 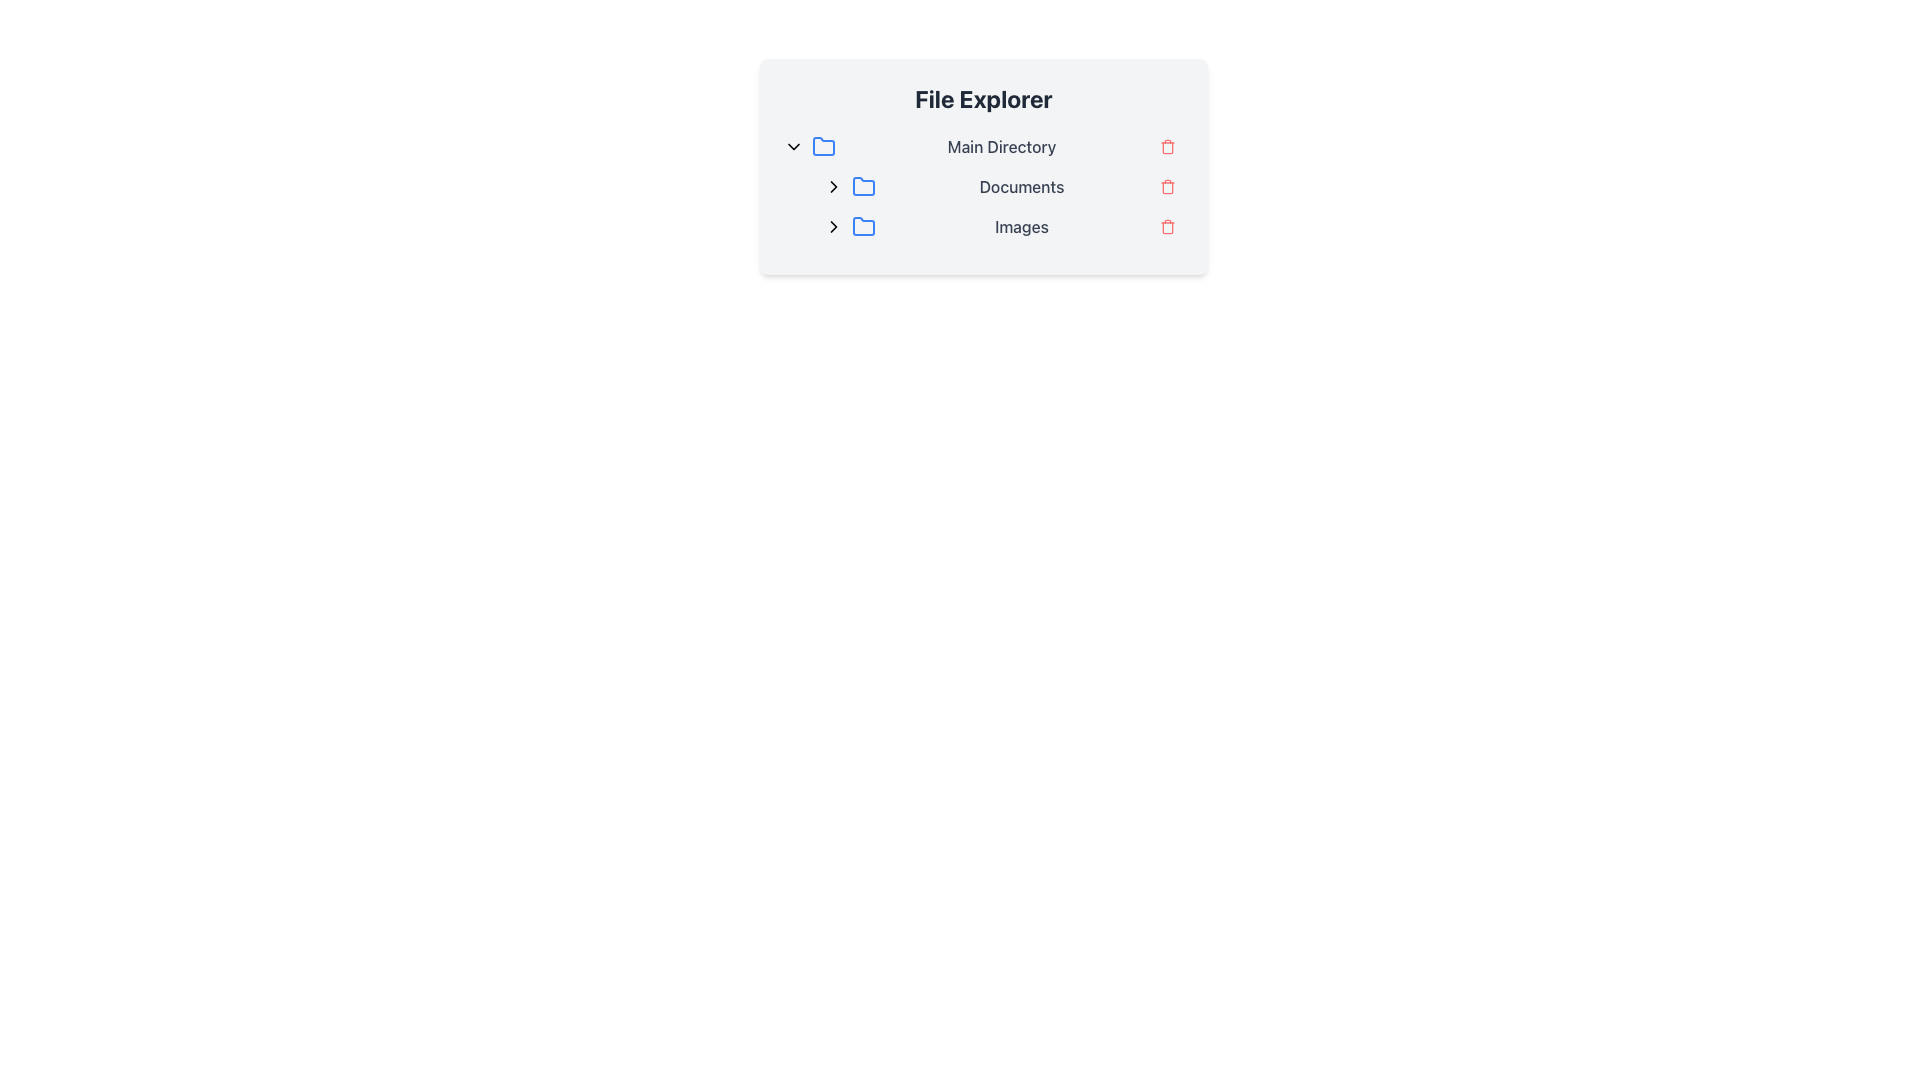 What do you see at coordinates (864, 225) in the screenshot?
I see `the blue folder icon located in the third row of the 'File Explorer' under the entry labeled 'Images'` at bounding box center [864, 225].